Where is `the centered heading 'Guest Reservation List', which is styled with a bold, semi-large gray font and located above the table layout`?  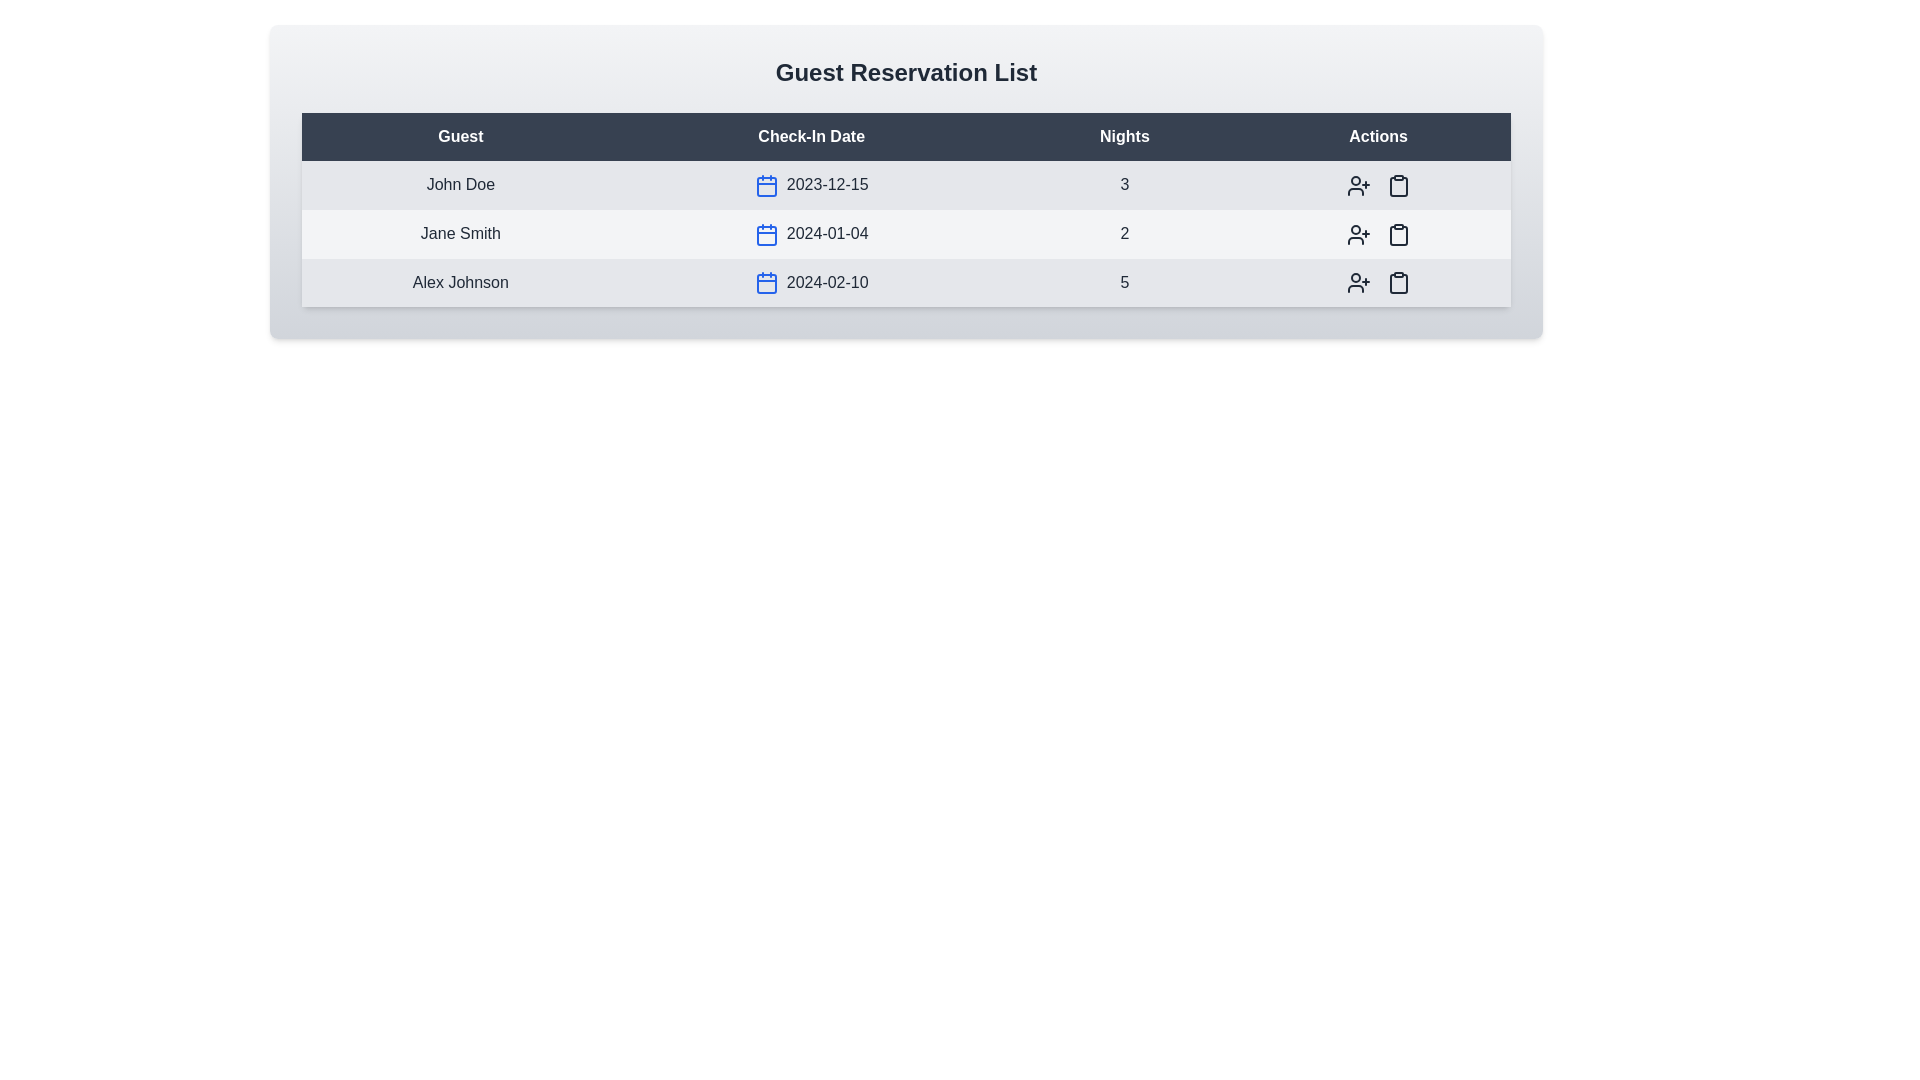 the centered heading 'Guest Reservation List', which is styled with a bold, semi-large gray font and located above the table layout is located at coordinates (905, 72).